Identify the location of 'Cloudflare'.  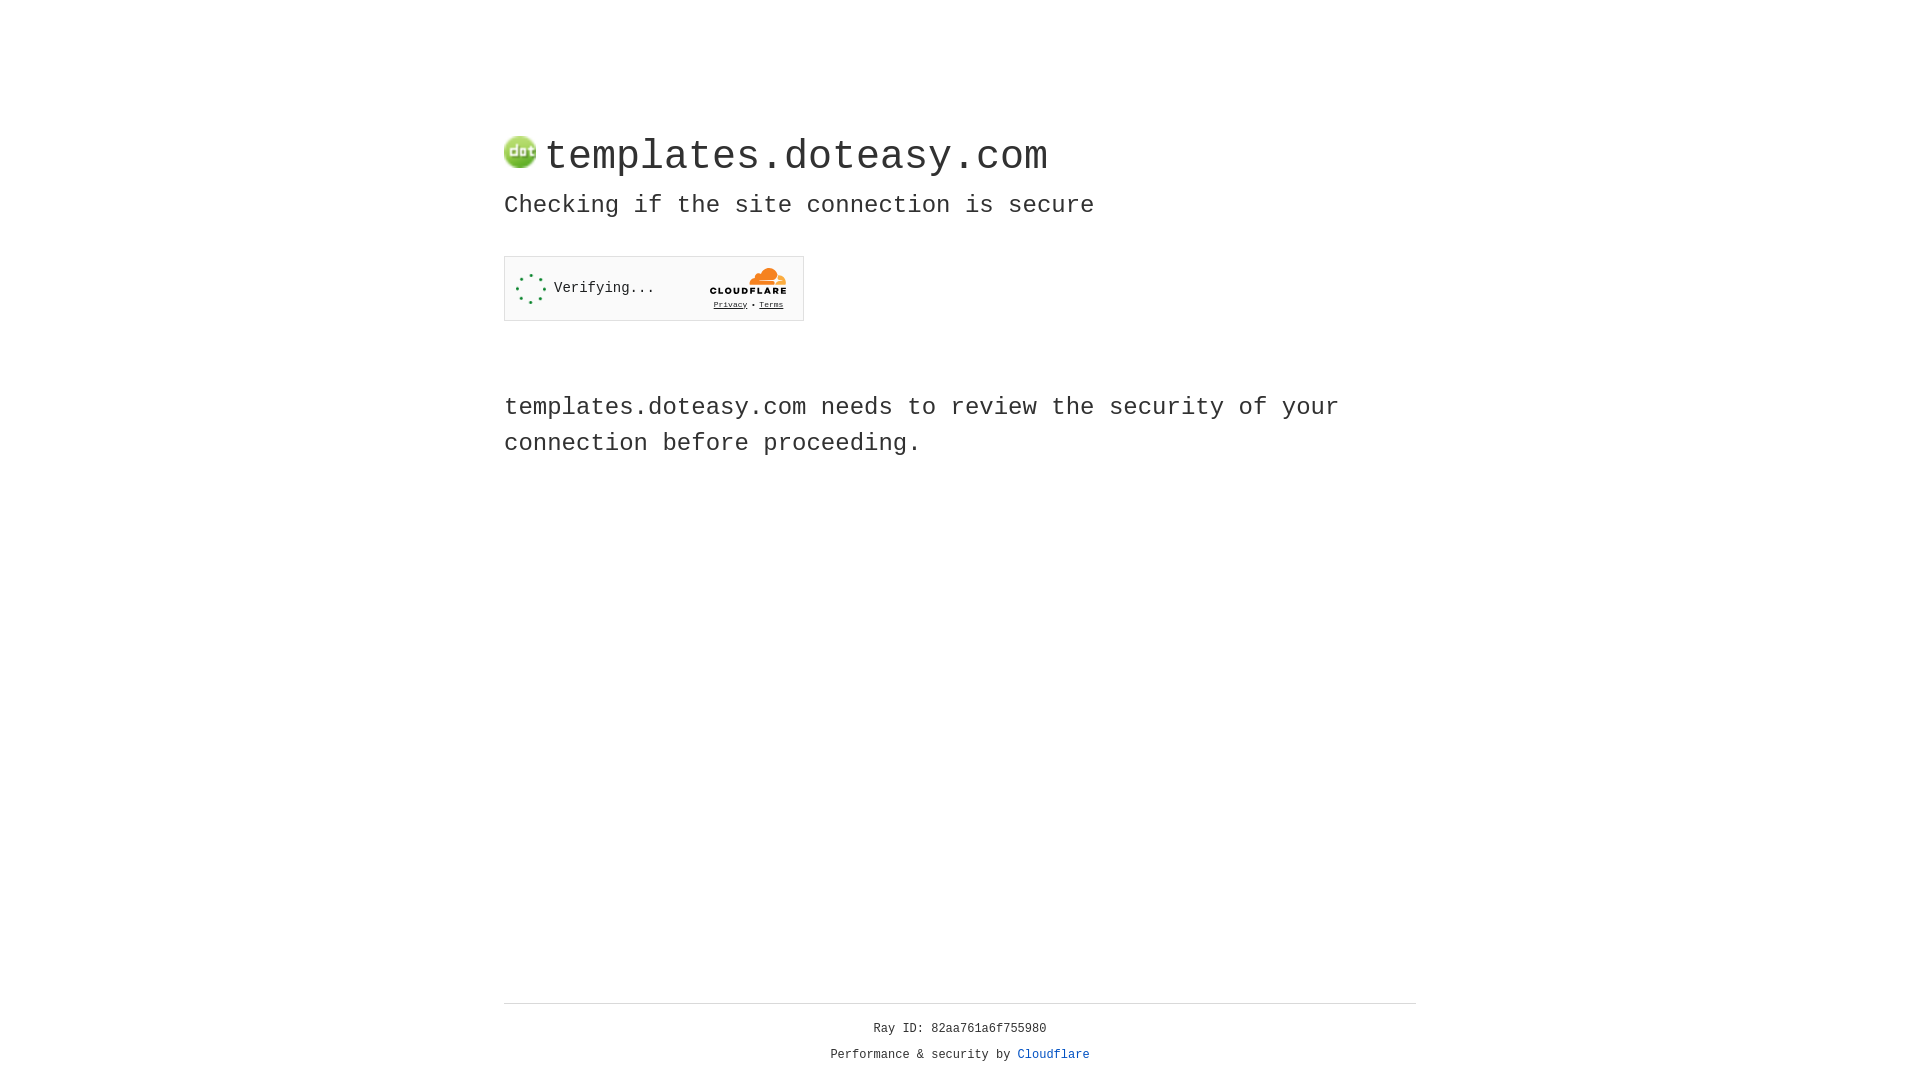
(1053, 1054).